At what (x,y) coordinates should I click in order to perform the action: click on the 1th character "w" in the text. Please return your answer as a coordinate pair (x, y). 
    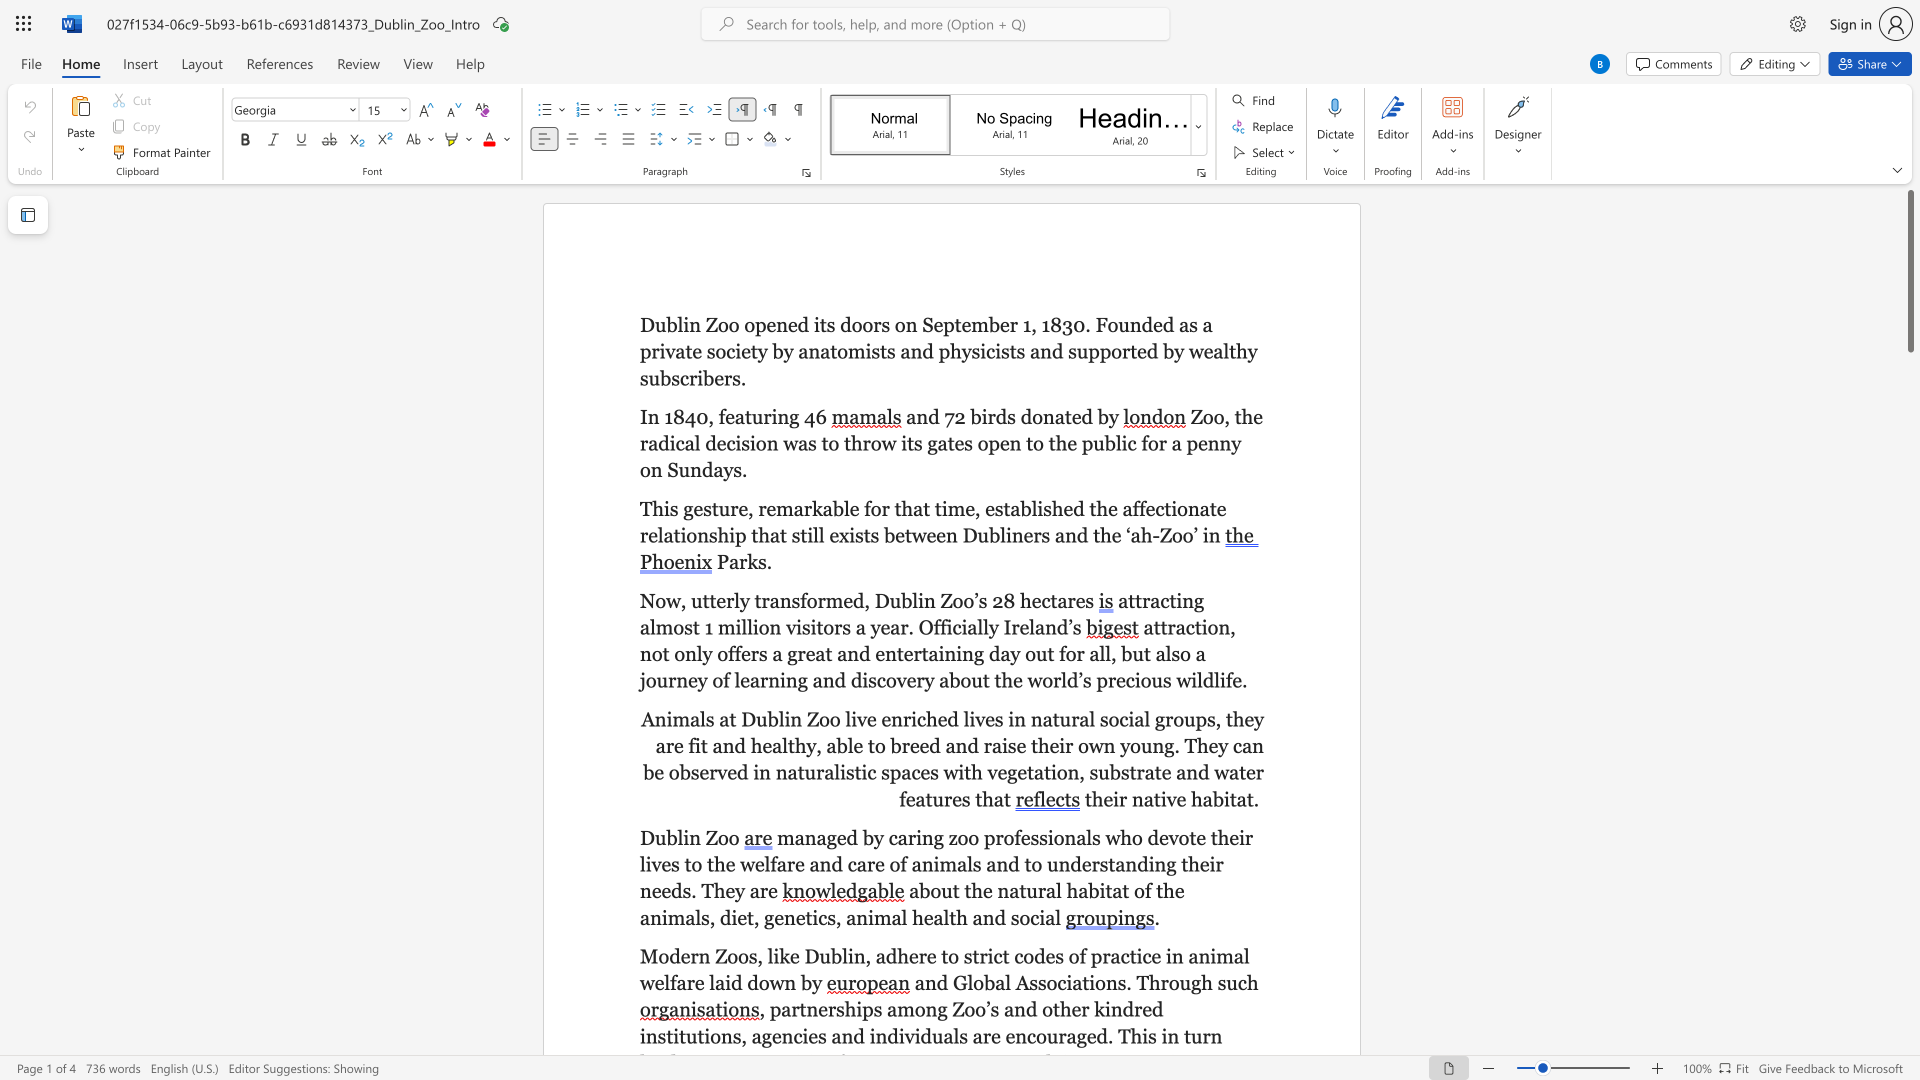
    Looking at the image, I should click on (647, 982).